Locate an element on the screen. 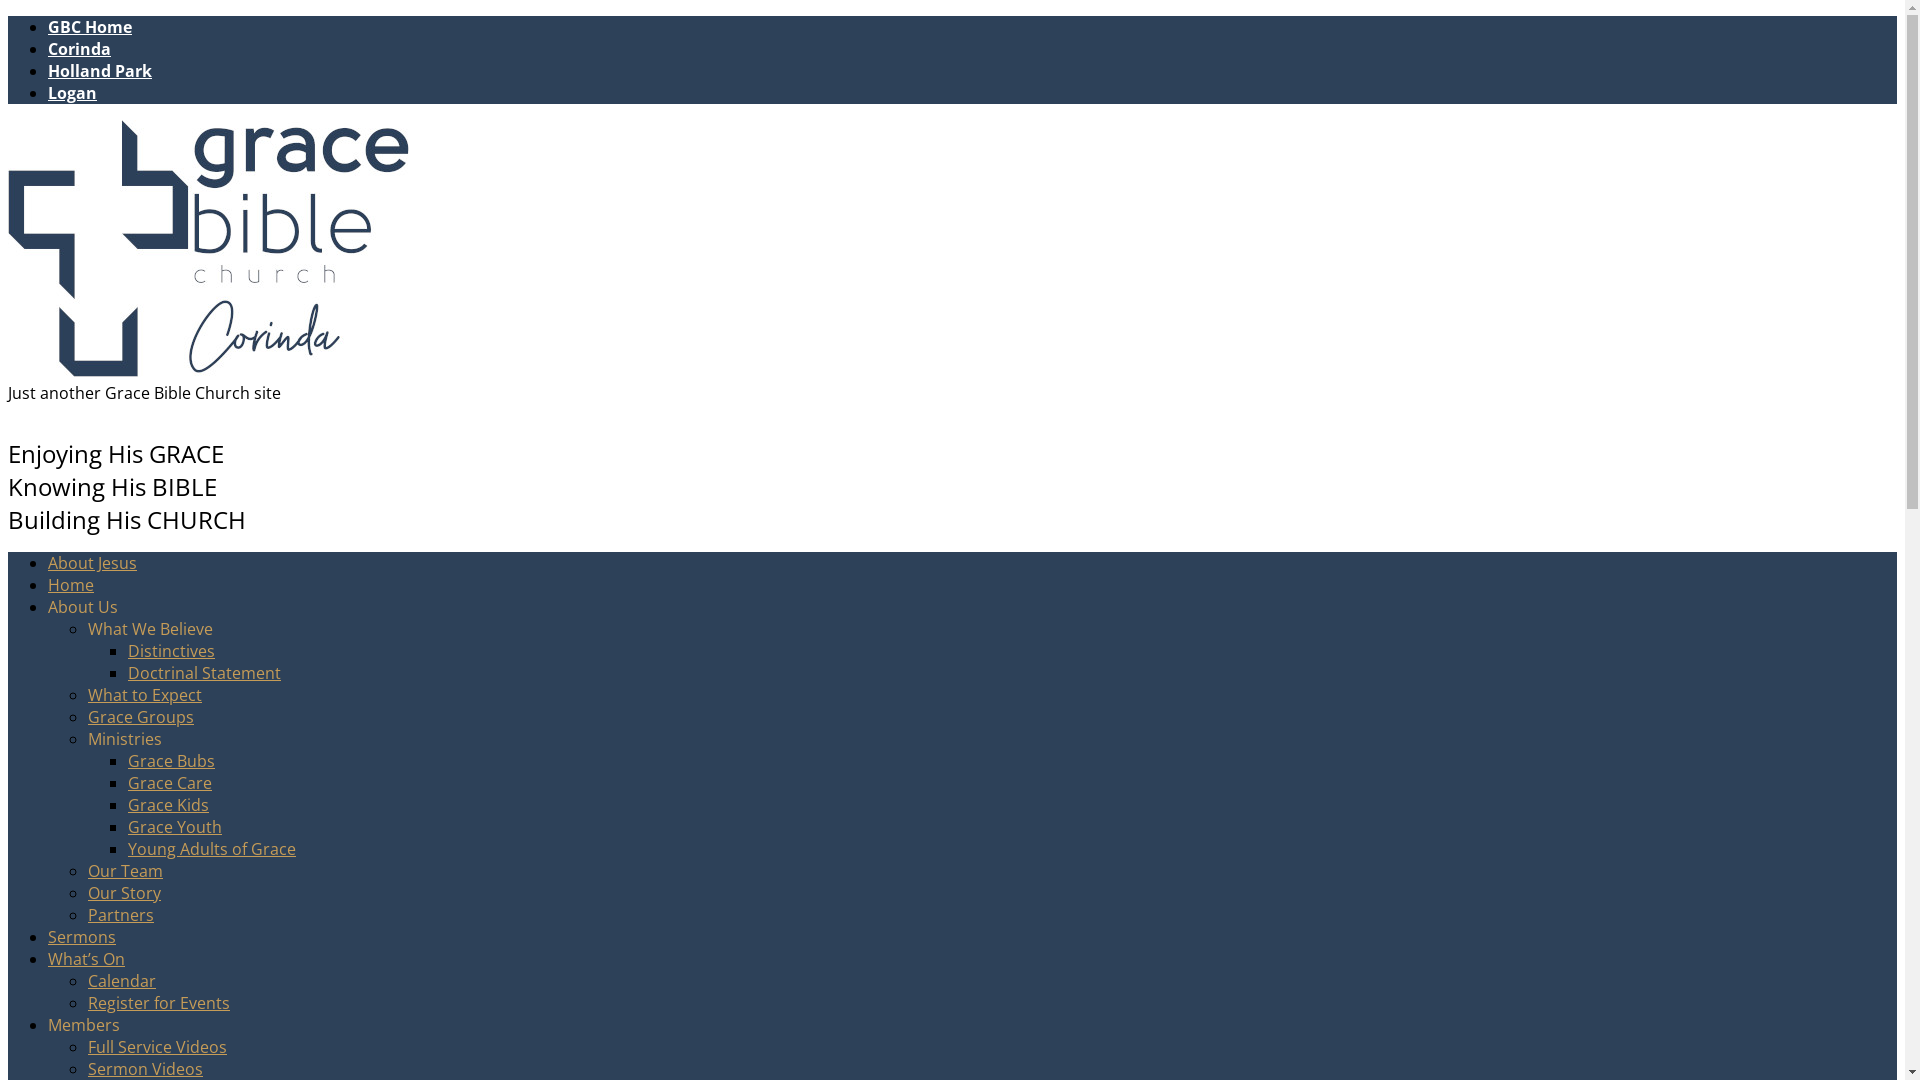 The height and width of the screenshot is (1080, 1920). 'Young Adults of Grace' is located at coordinates (211, 848).